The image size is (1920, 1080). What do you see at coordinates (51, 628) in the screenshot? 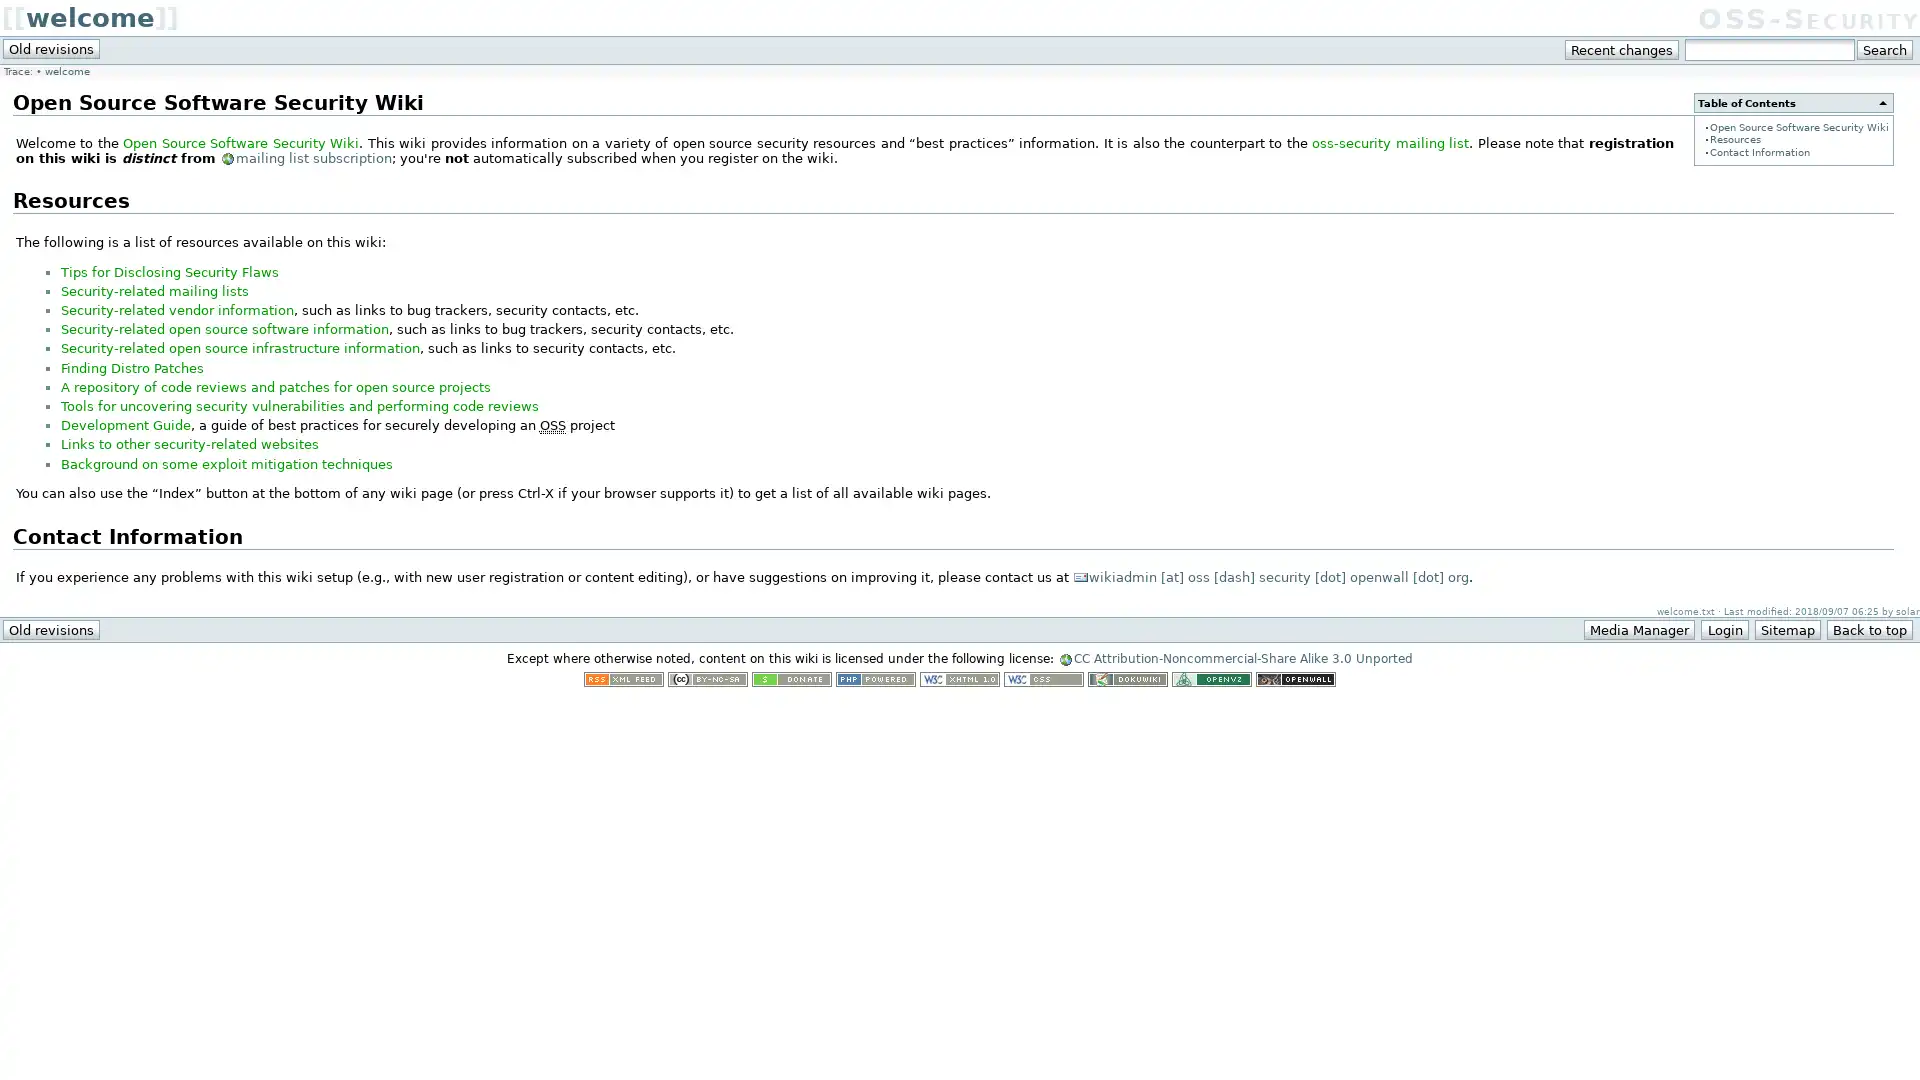
I see `Old revisions` at bounding box center [51, 628].